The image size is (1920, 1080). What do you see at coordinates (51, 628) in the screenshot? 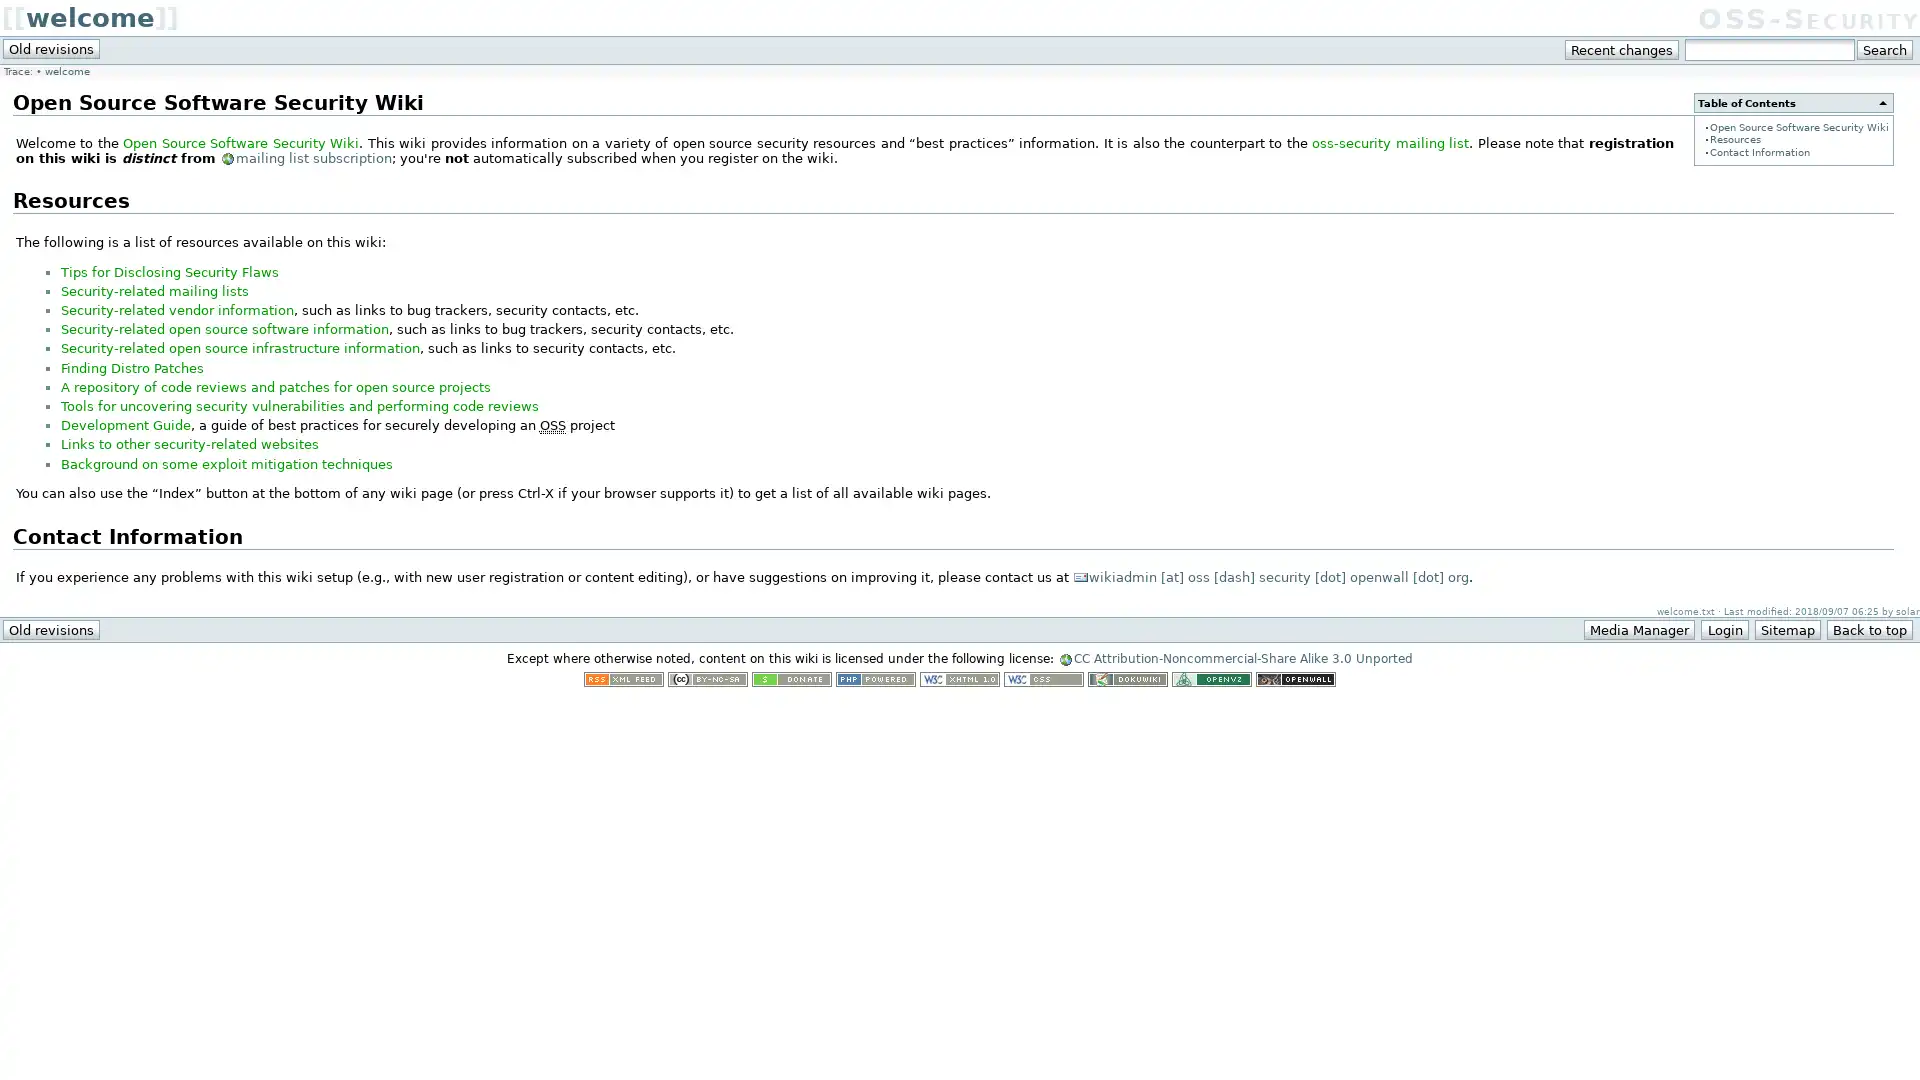
I see `Old revisions` at bounding box center [51, 628].